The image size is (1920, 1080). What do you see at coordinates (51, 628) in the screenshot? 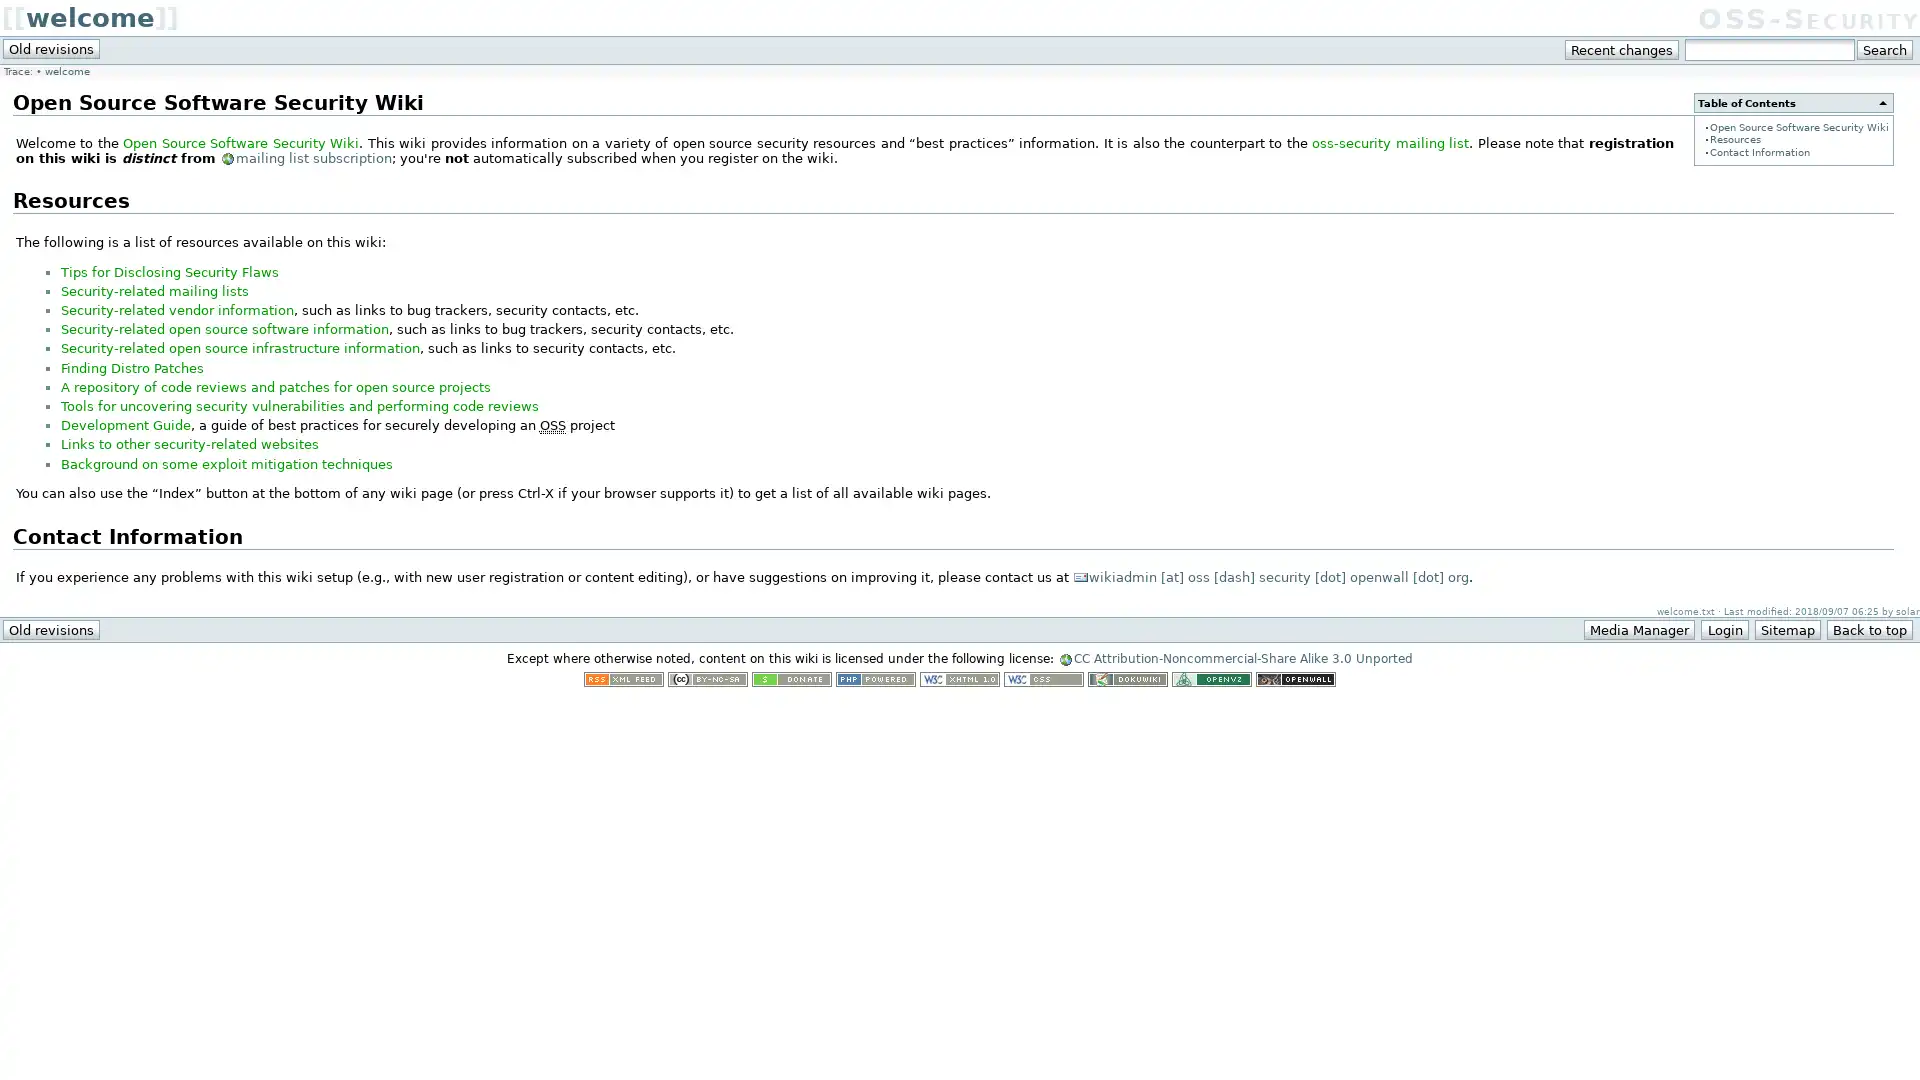
I see `Old revisions` at bounding box center [51, 628].